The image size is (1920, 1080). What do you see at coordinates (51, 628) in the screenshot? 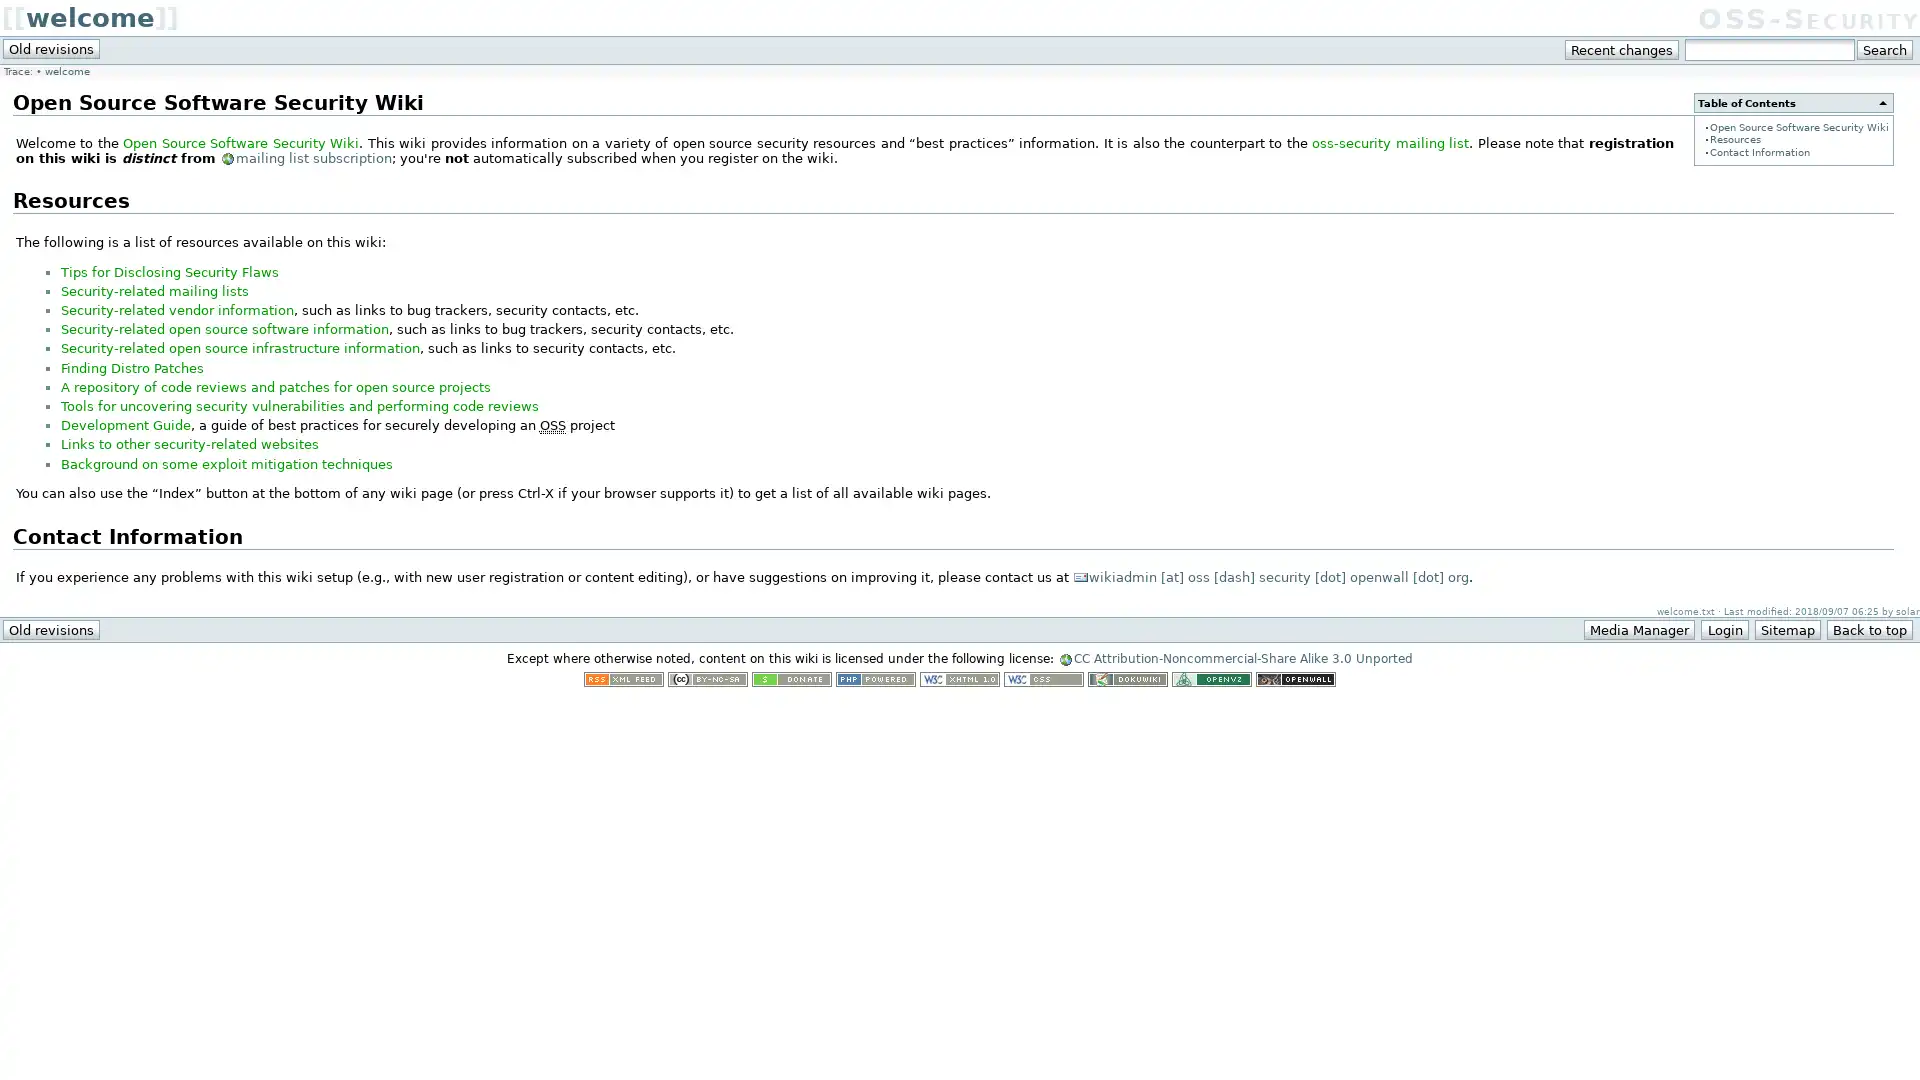
I see `Old revisions` at bounding box center [51, 628].